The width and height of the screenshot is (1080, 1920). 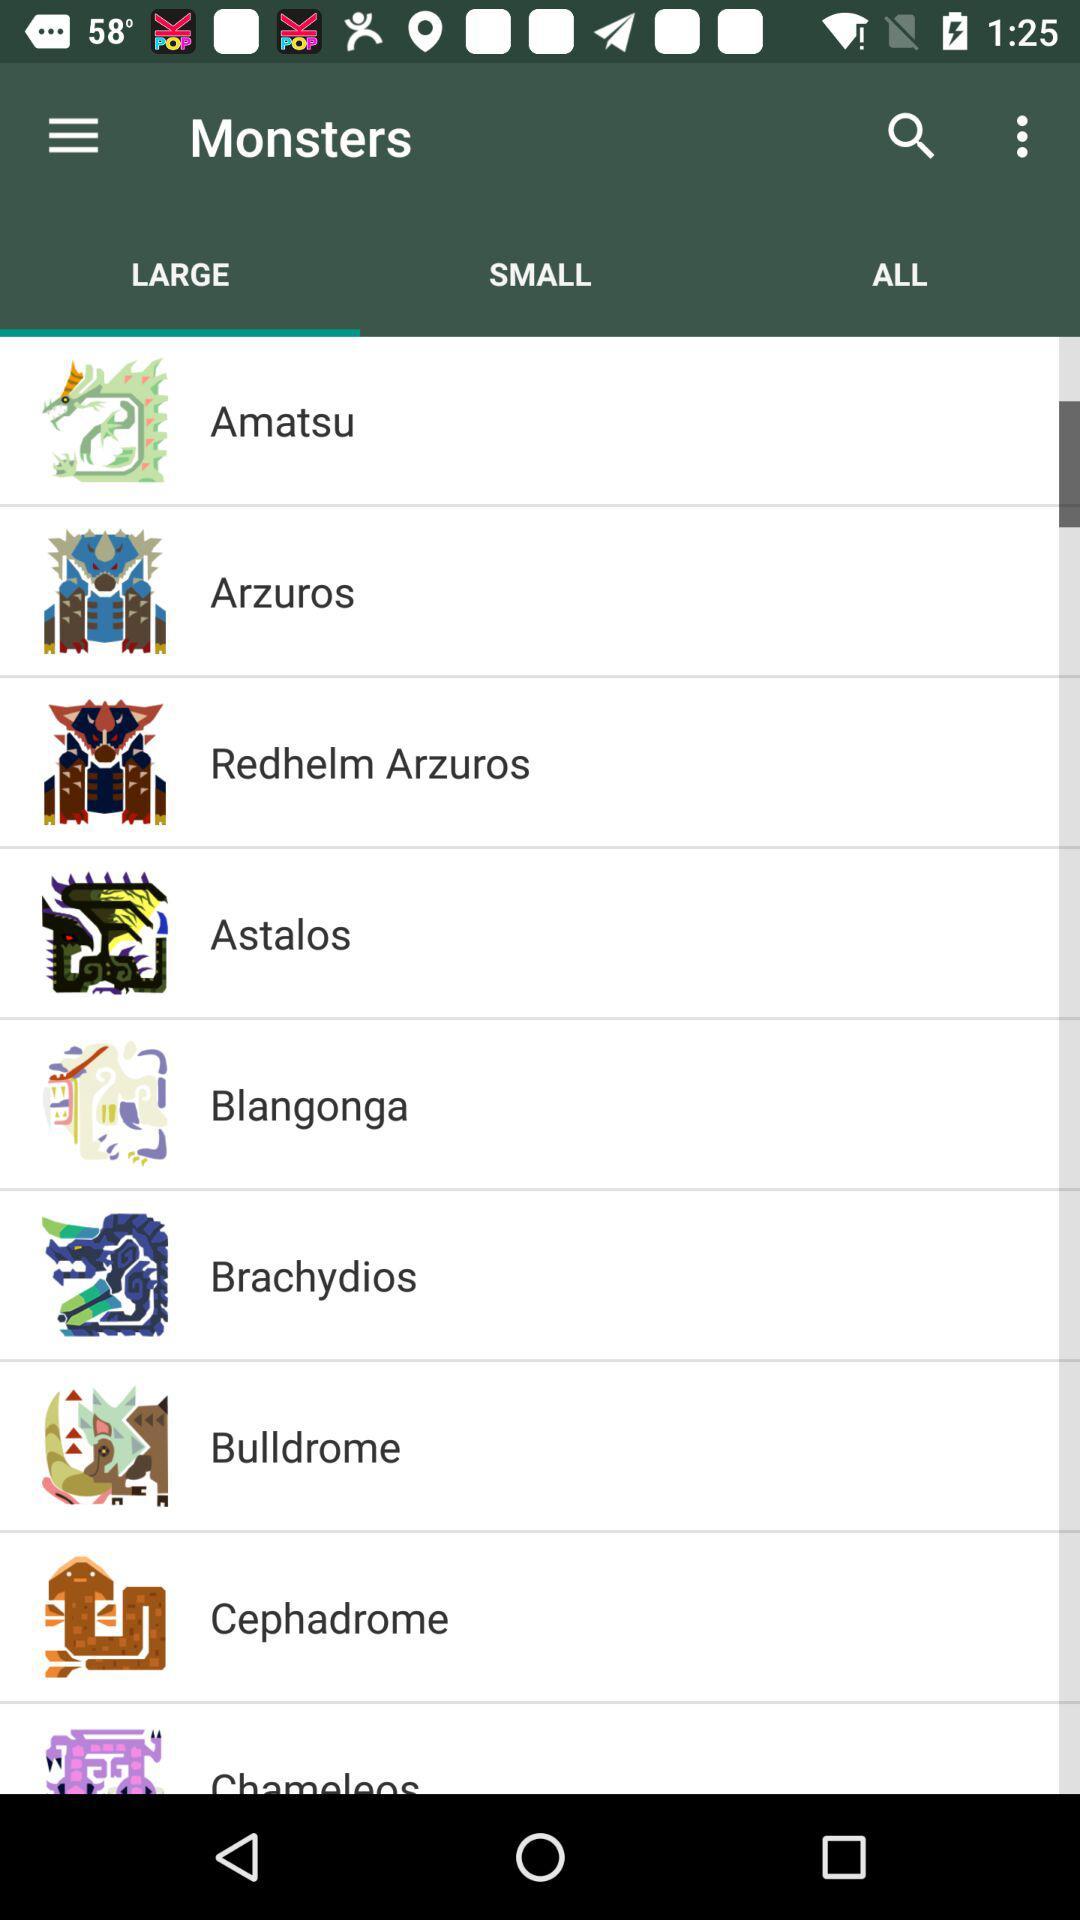 I want to click on icon above the bulldrome icon, so click(x=623, y=1274).